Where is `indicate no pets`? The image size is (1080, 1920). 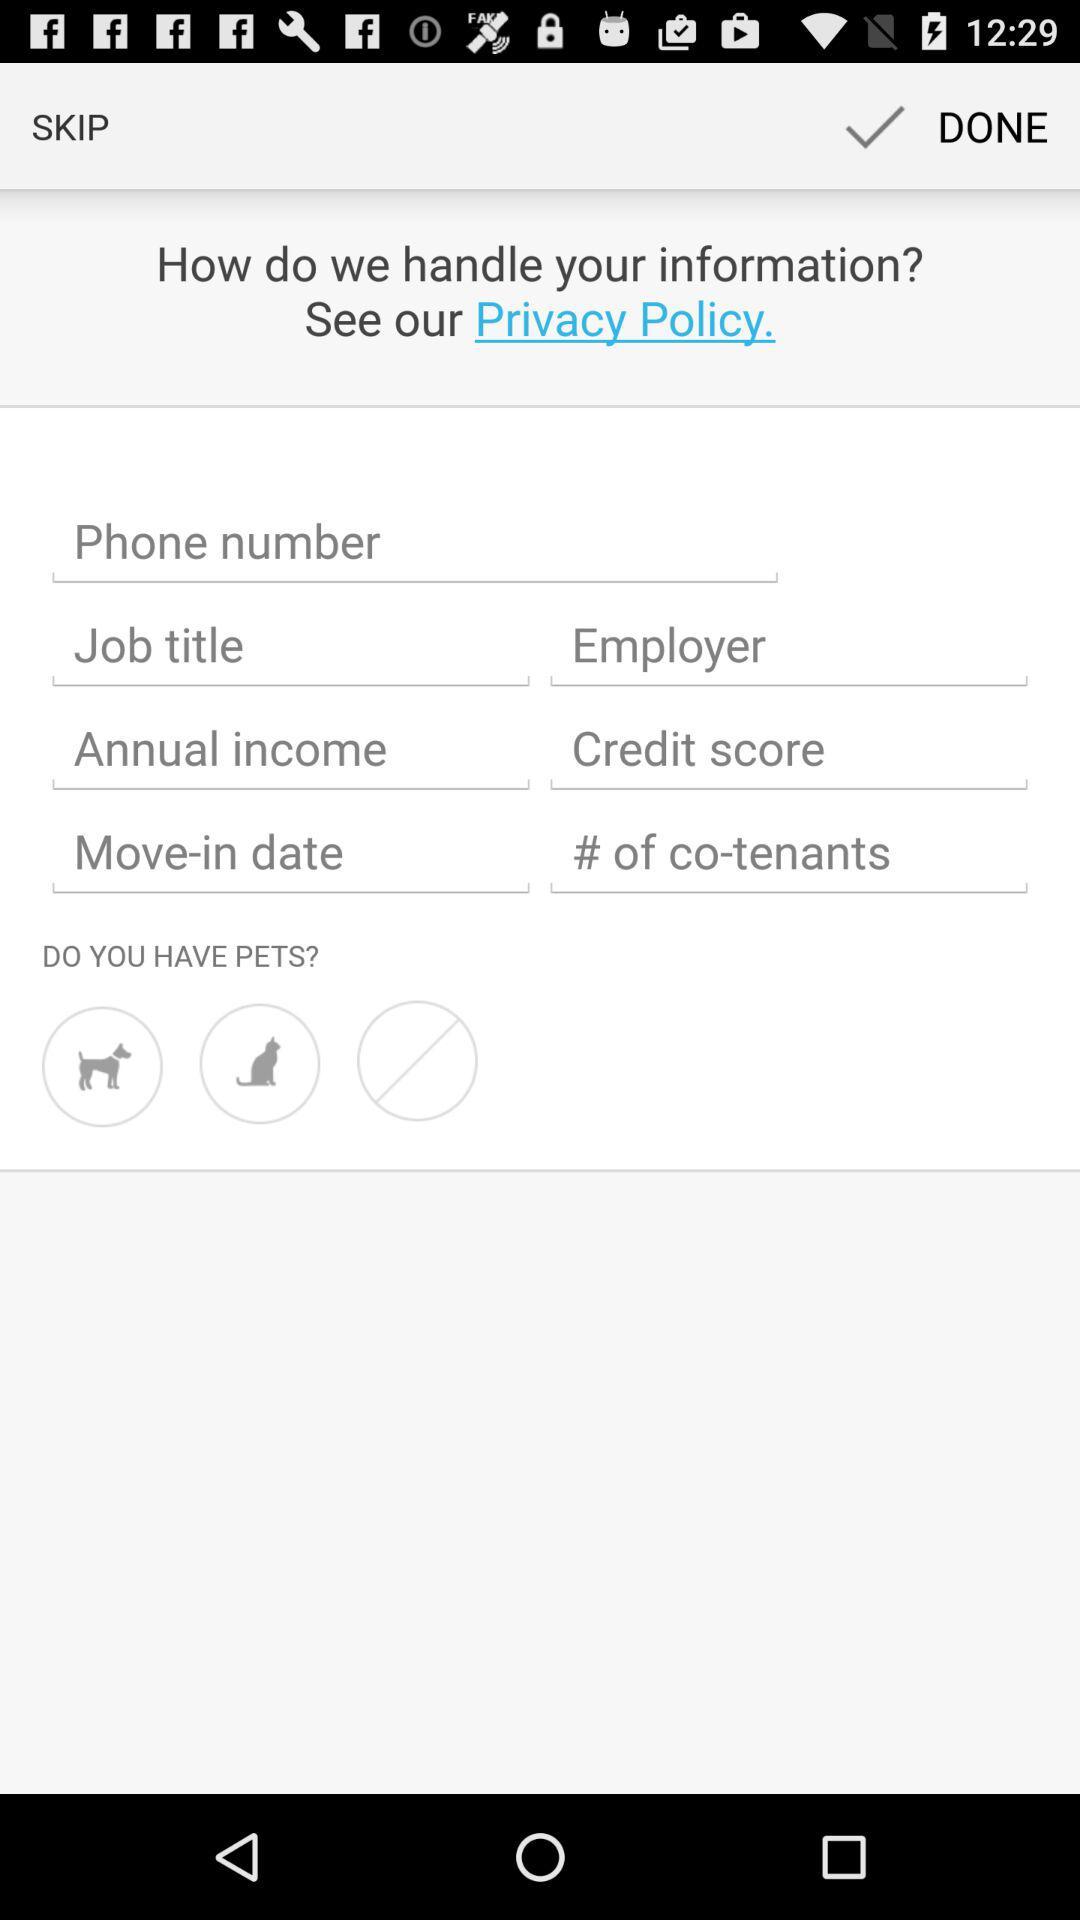 indicate no pets is located at coordinates (416, 1059).